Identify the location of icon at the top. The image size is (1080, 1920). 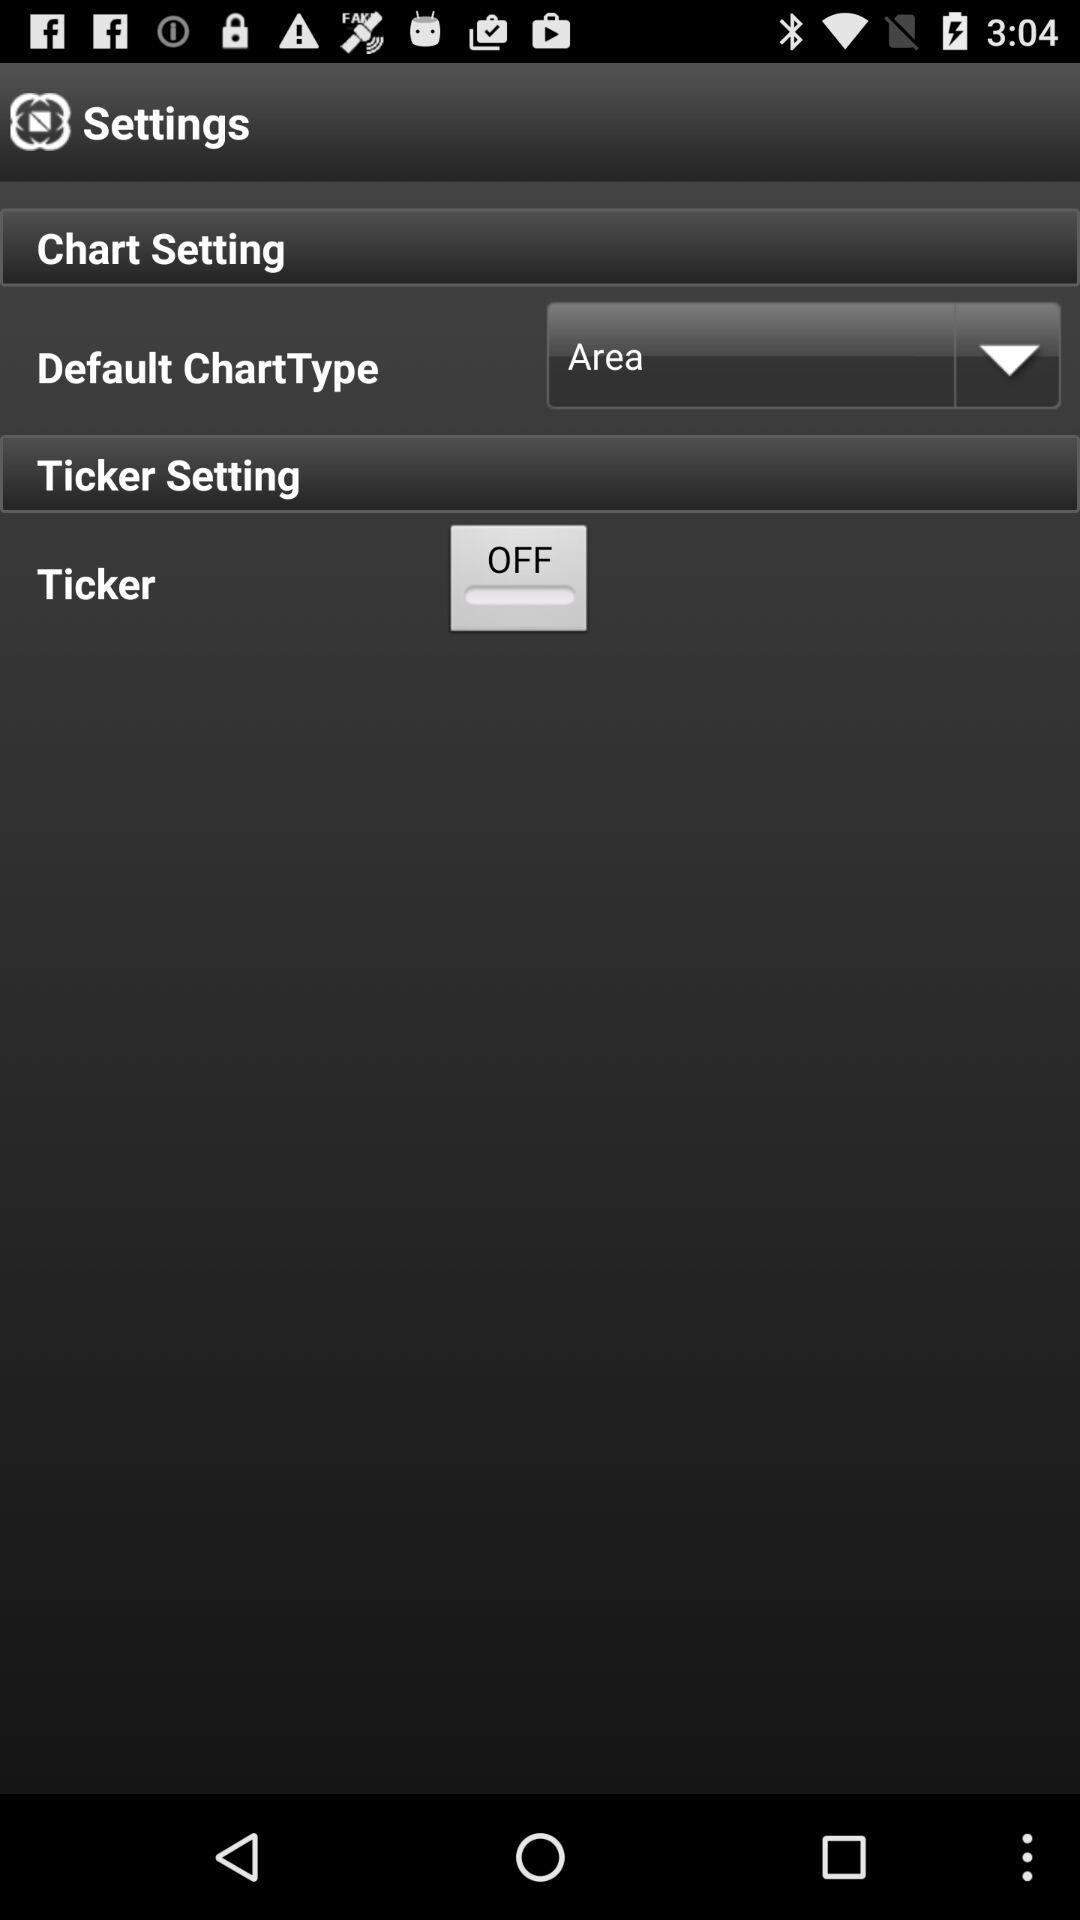
(518, 582).